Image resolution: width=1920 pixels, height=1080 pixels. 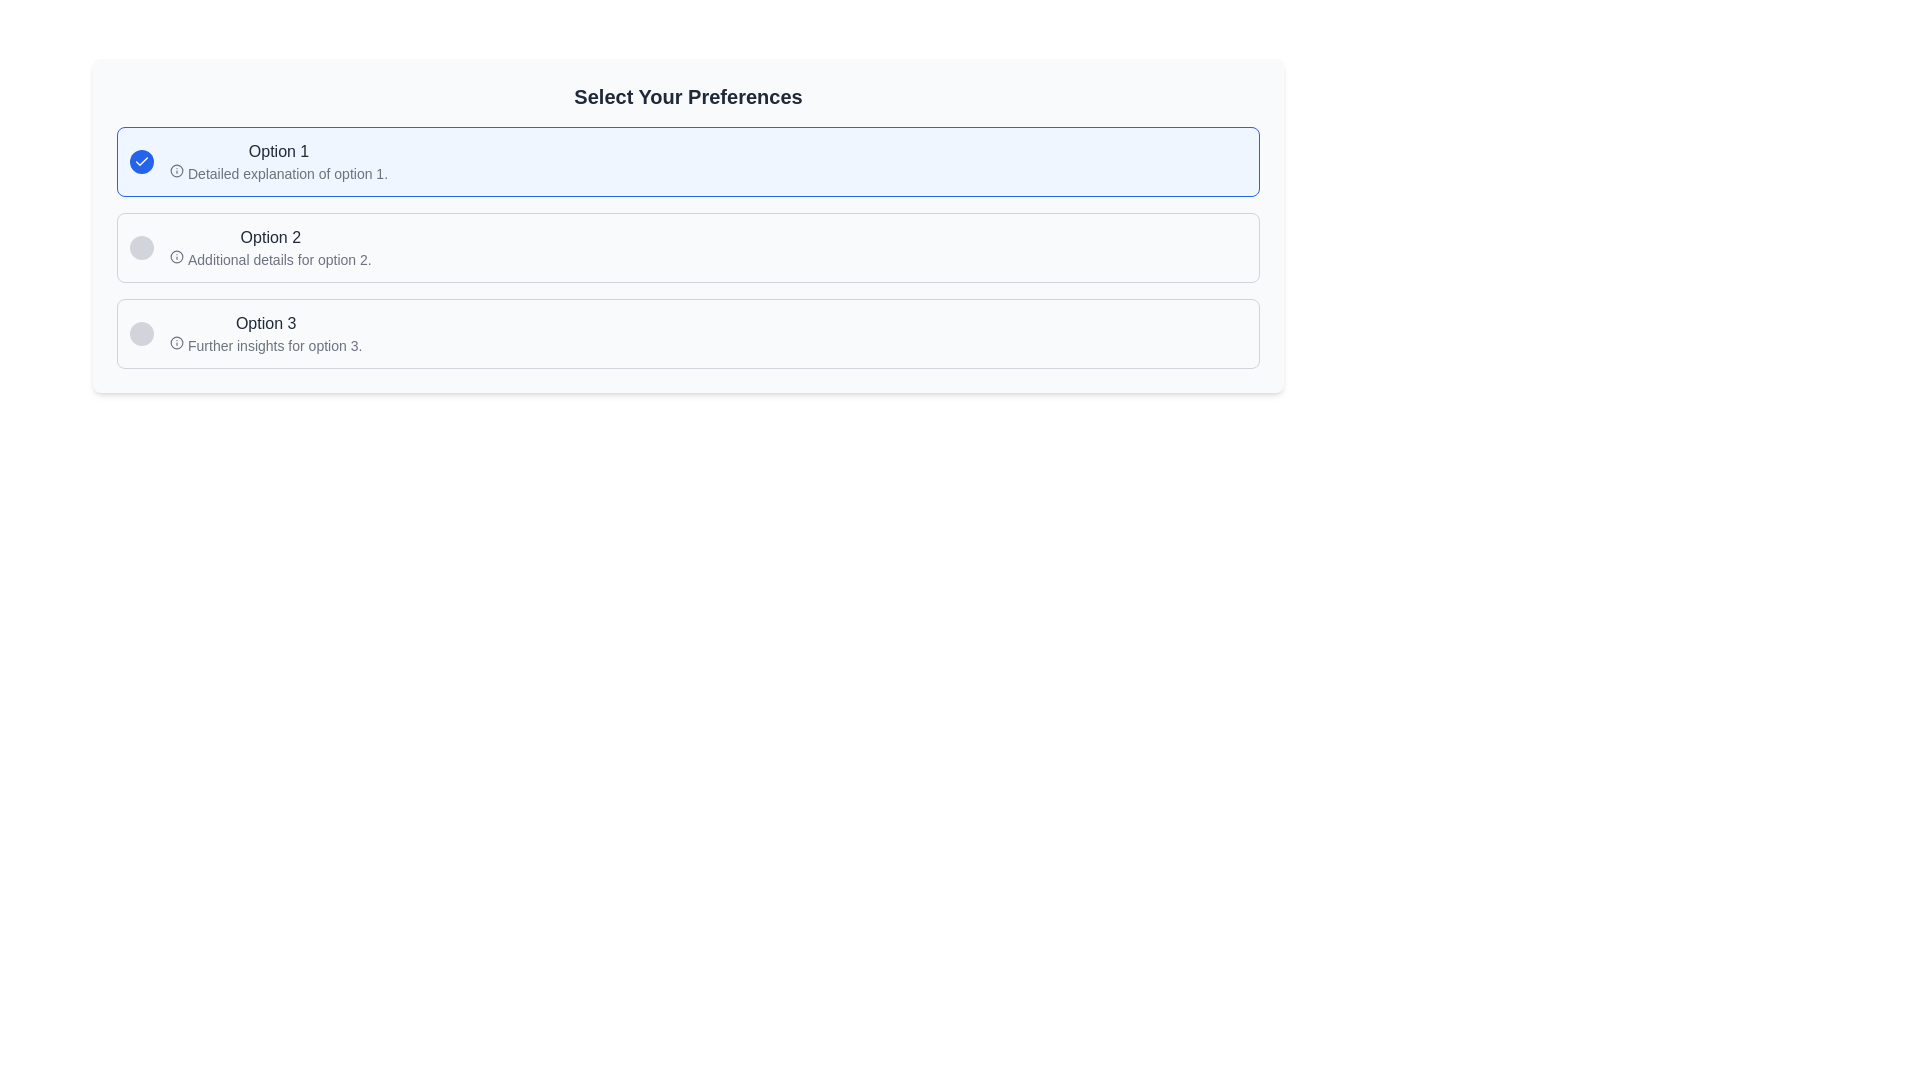 I want to click on the SVG circle component at the center of the informational icon, so click(x=177, y=169).